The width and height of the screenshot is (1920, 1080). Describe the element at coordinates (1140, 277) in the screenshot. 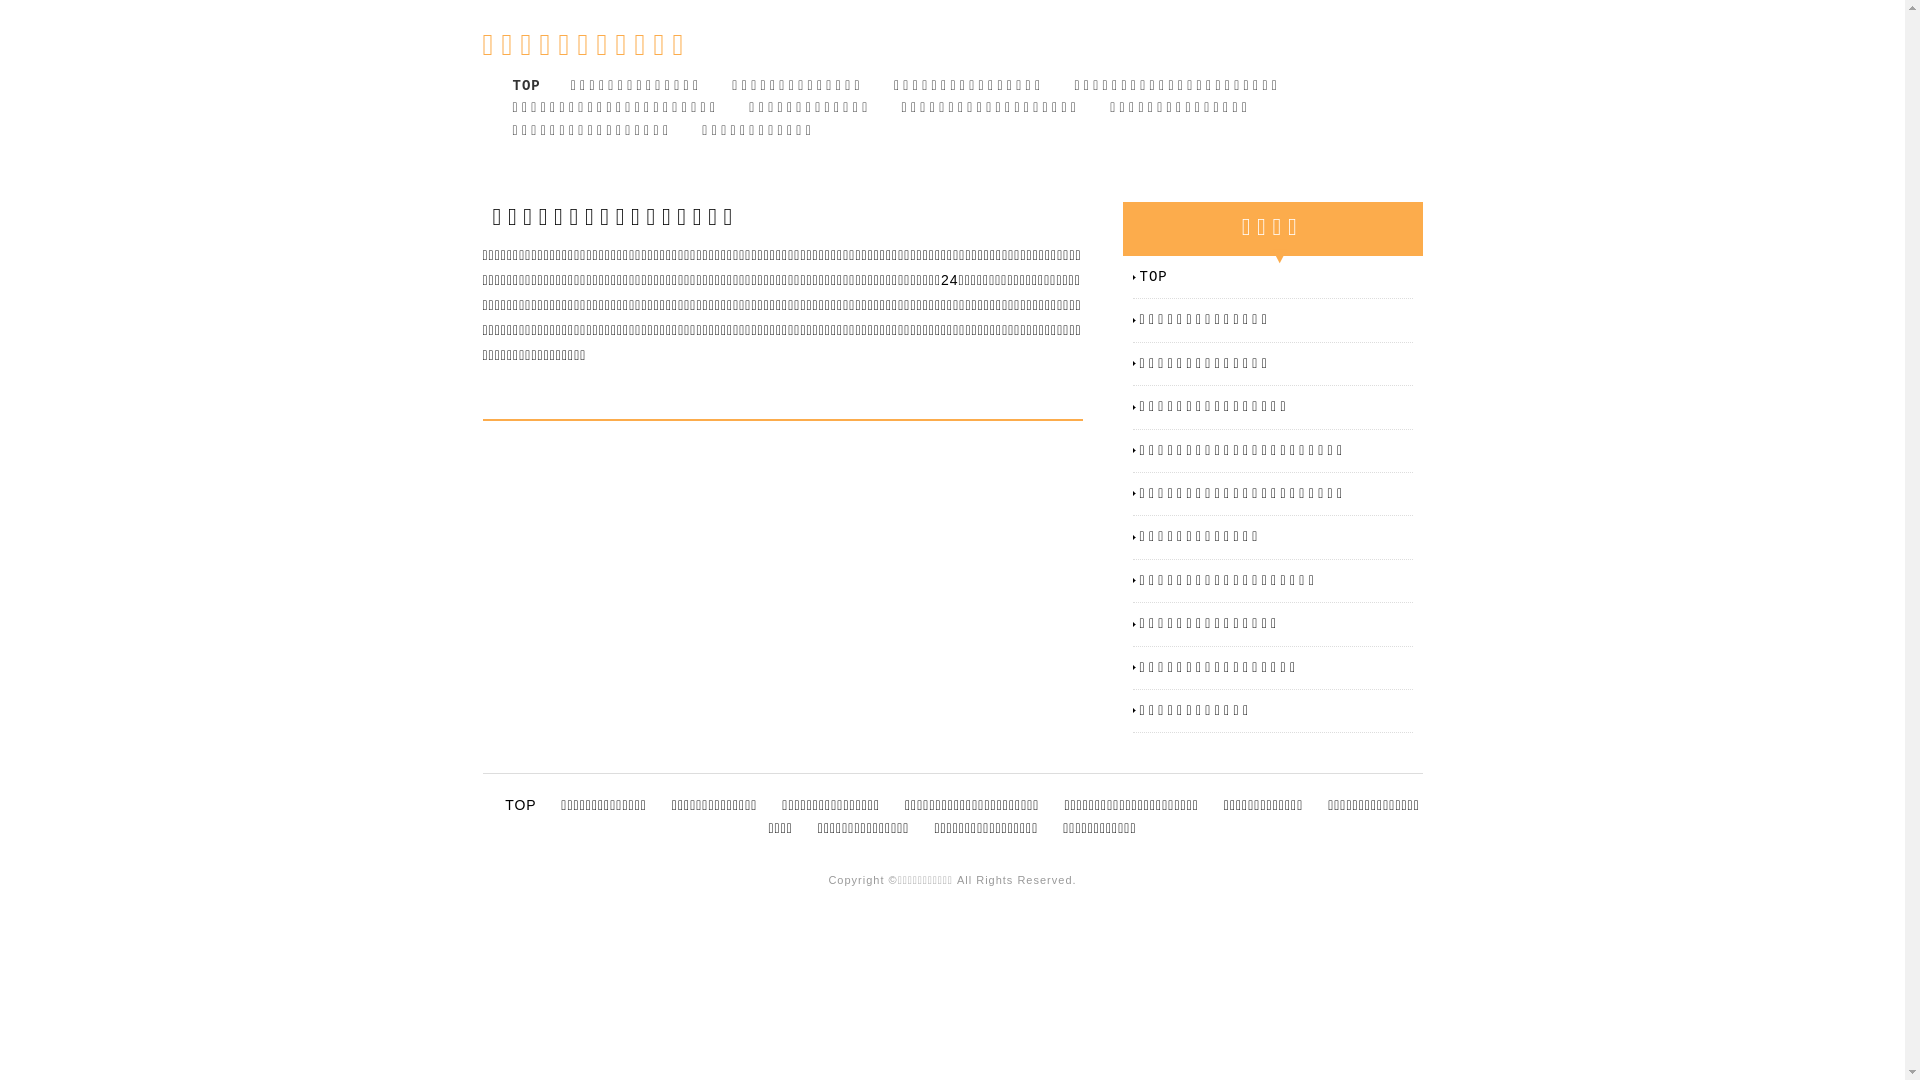

I see `'TOP'` at that location.